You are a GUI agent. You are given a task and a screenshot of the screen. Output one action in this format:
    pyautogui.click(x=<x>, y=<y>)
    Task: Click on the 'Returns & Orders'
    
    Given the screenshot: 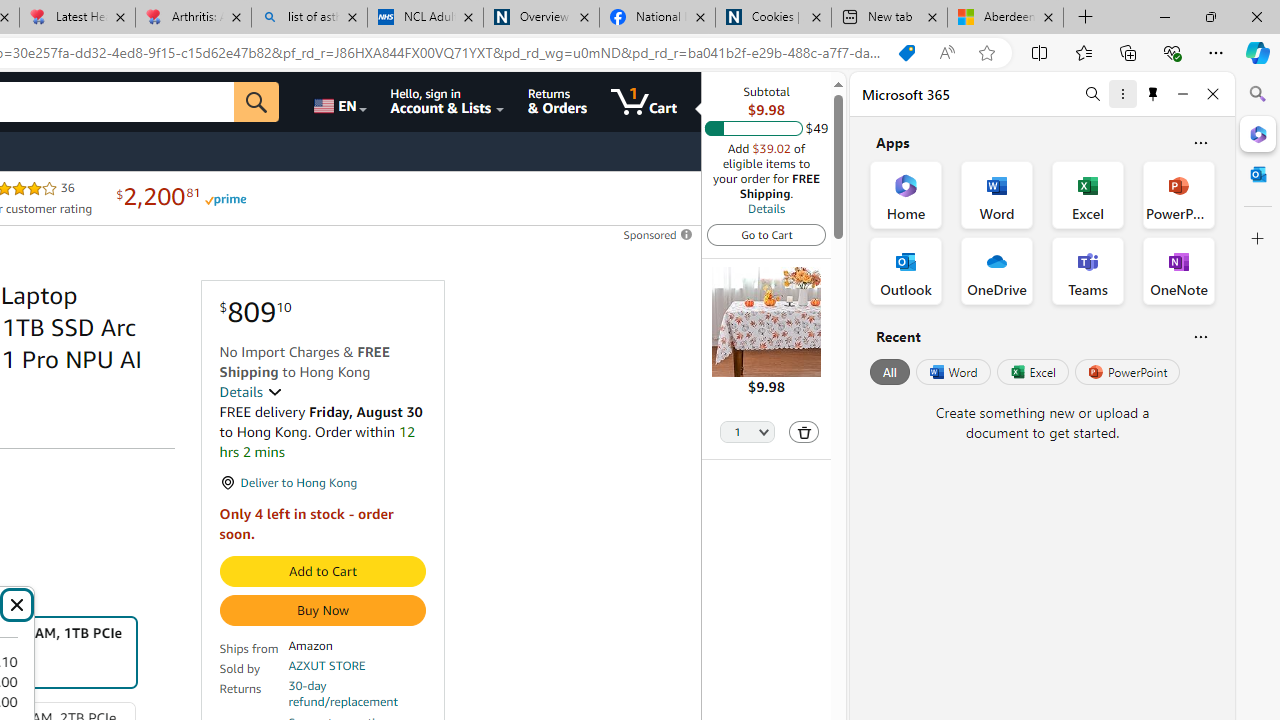 What is the action you would take?
    pyautogui.click(x=557, y=101)
    